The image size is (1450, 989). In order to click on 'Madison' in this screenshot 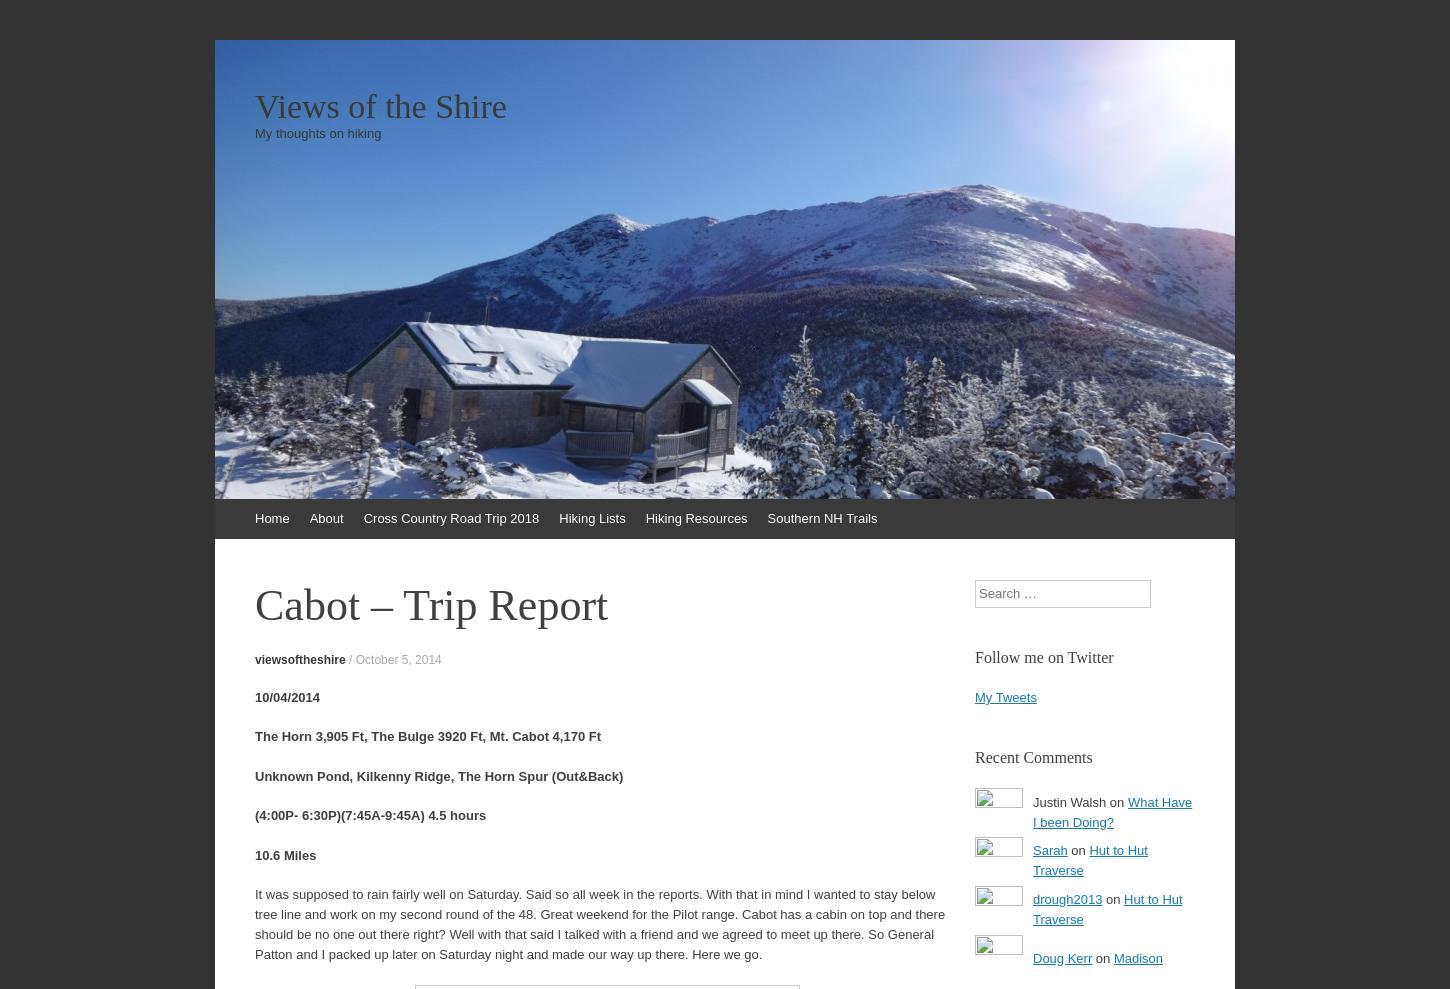, I will do `click(1136, 957)`.